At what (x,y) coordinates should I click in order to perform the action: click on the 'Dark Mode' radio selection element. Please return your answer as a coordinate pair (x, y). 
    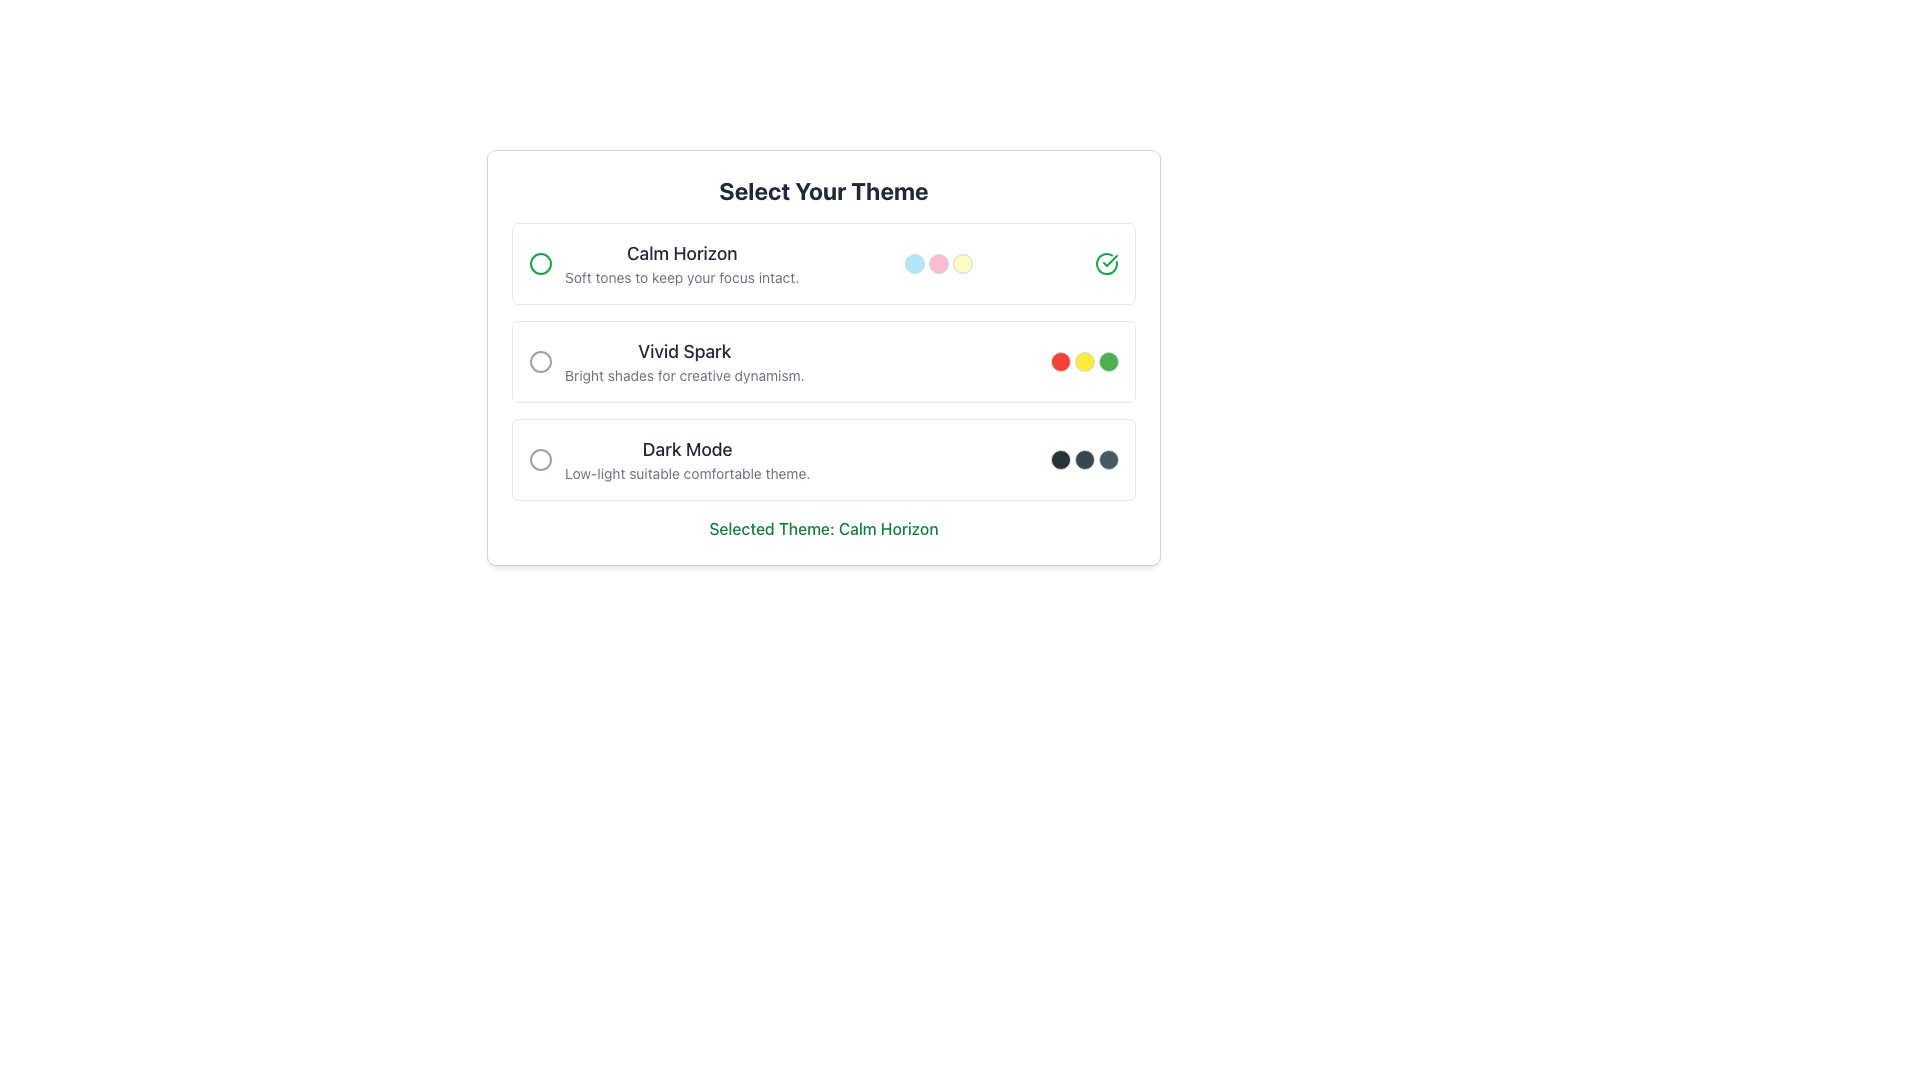
    Looking at the image, I should click on (669, 459).